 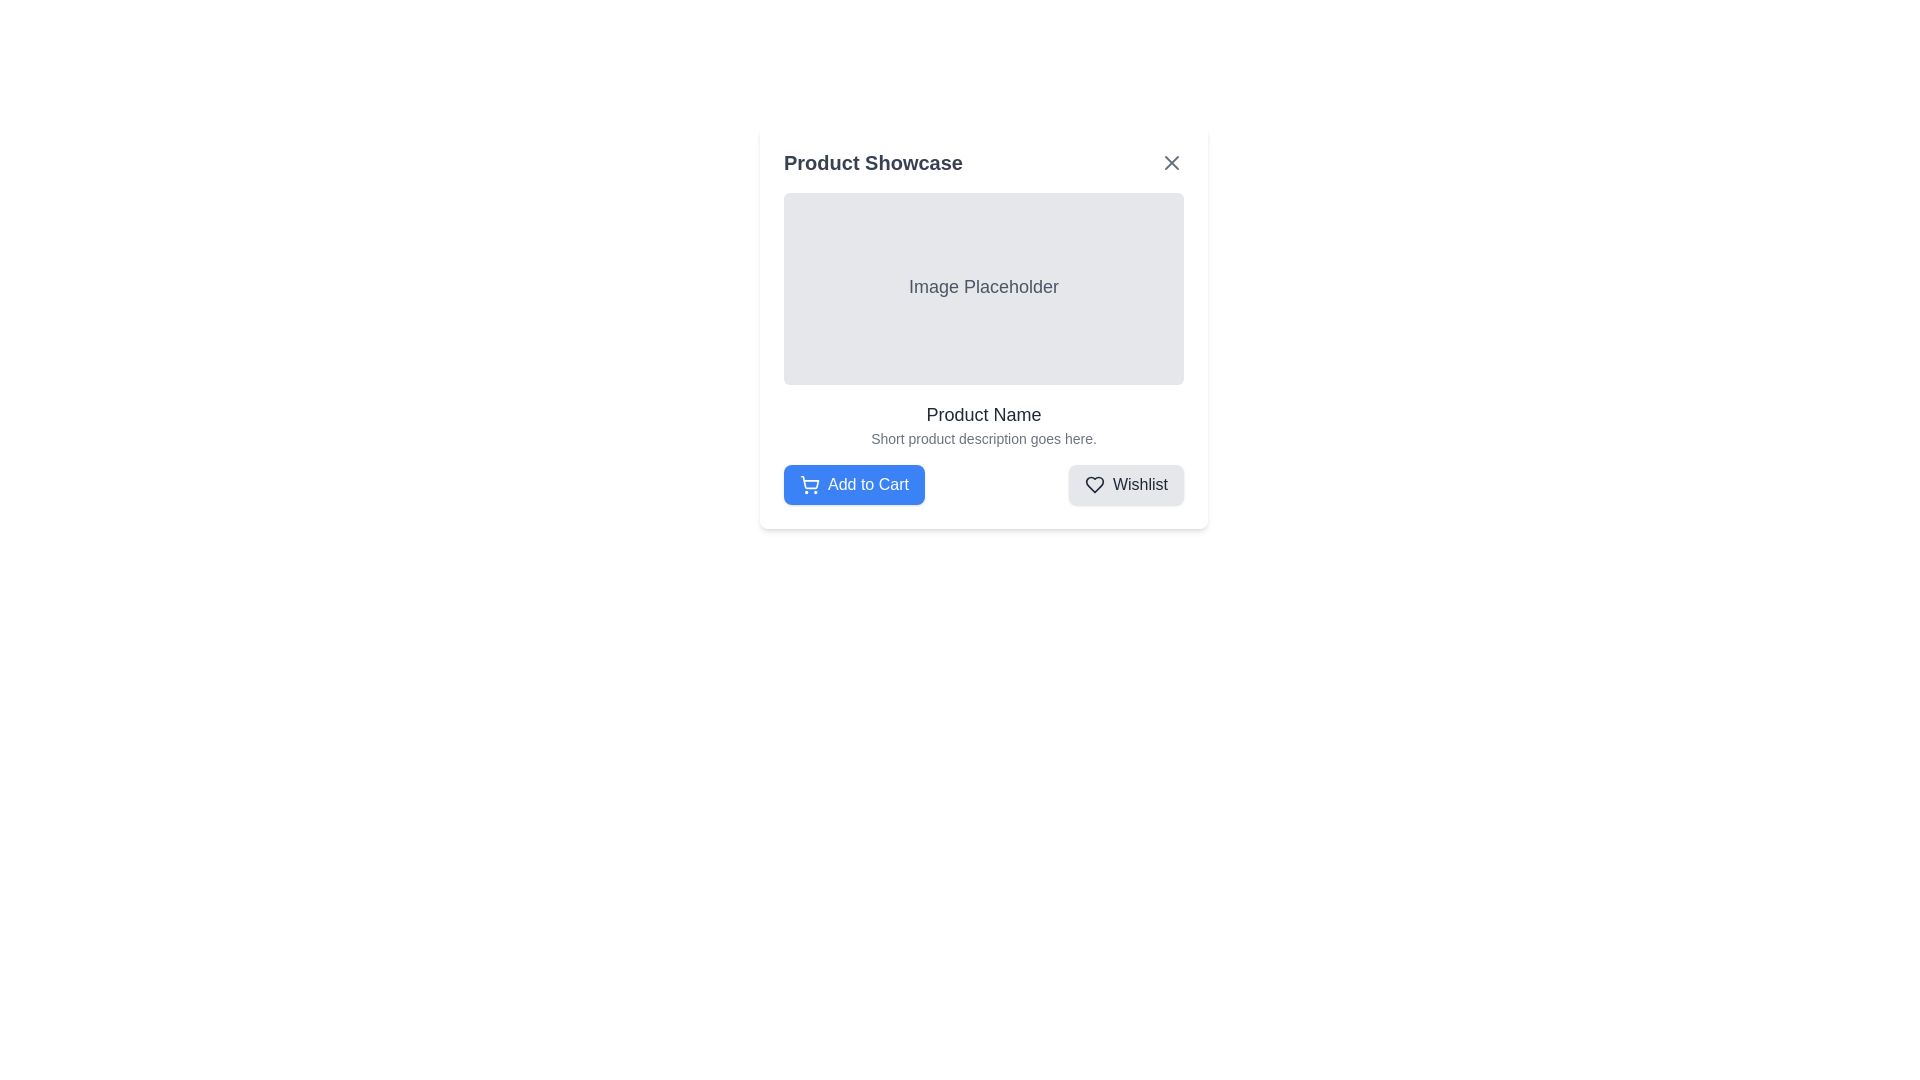 I want to click on the heart-shaped icon within the 'Wishlist' button group located at the bottom-right area of the modal window, so click(x=1093, y=485).